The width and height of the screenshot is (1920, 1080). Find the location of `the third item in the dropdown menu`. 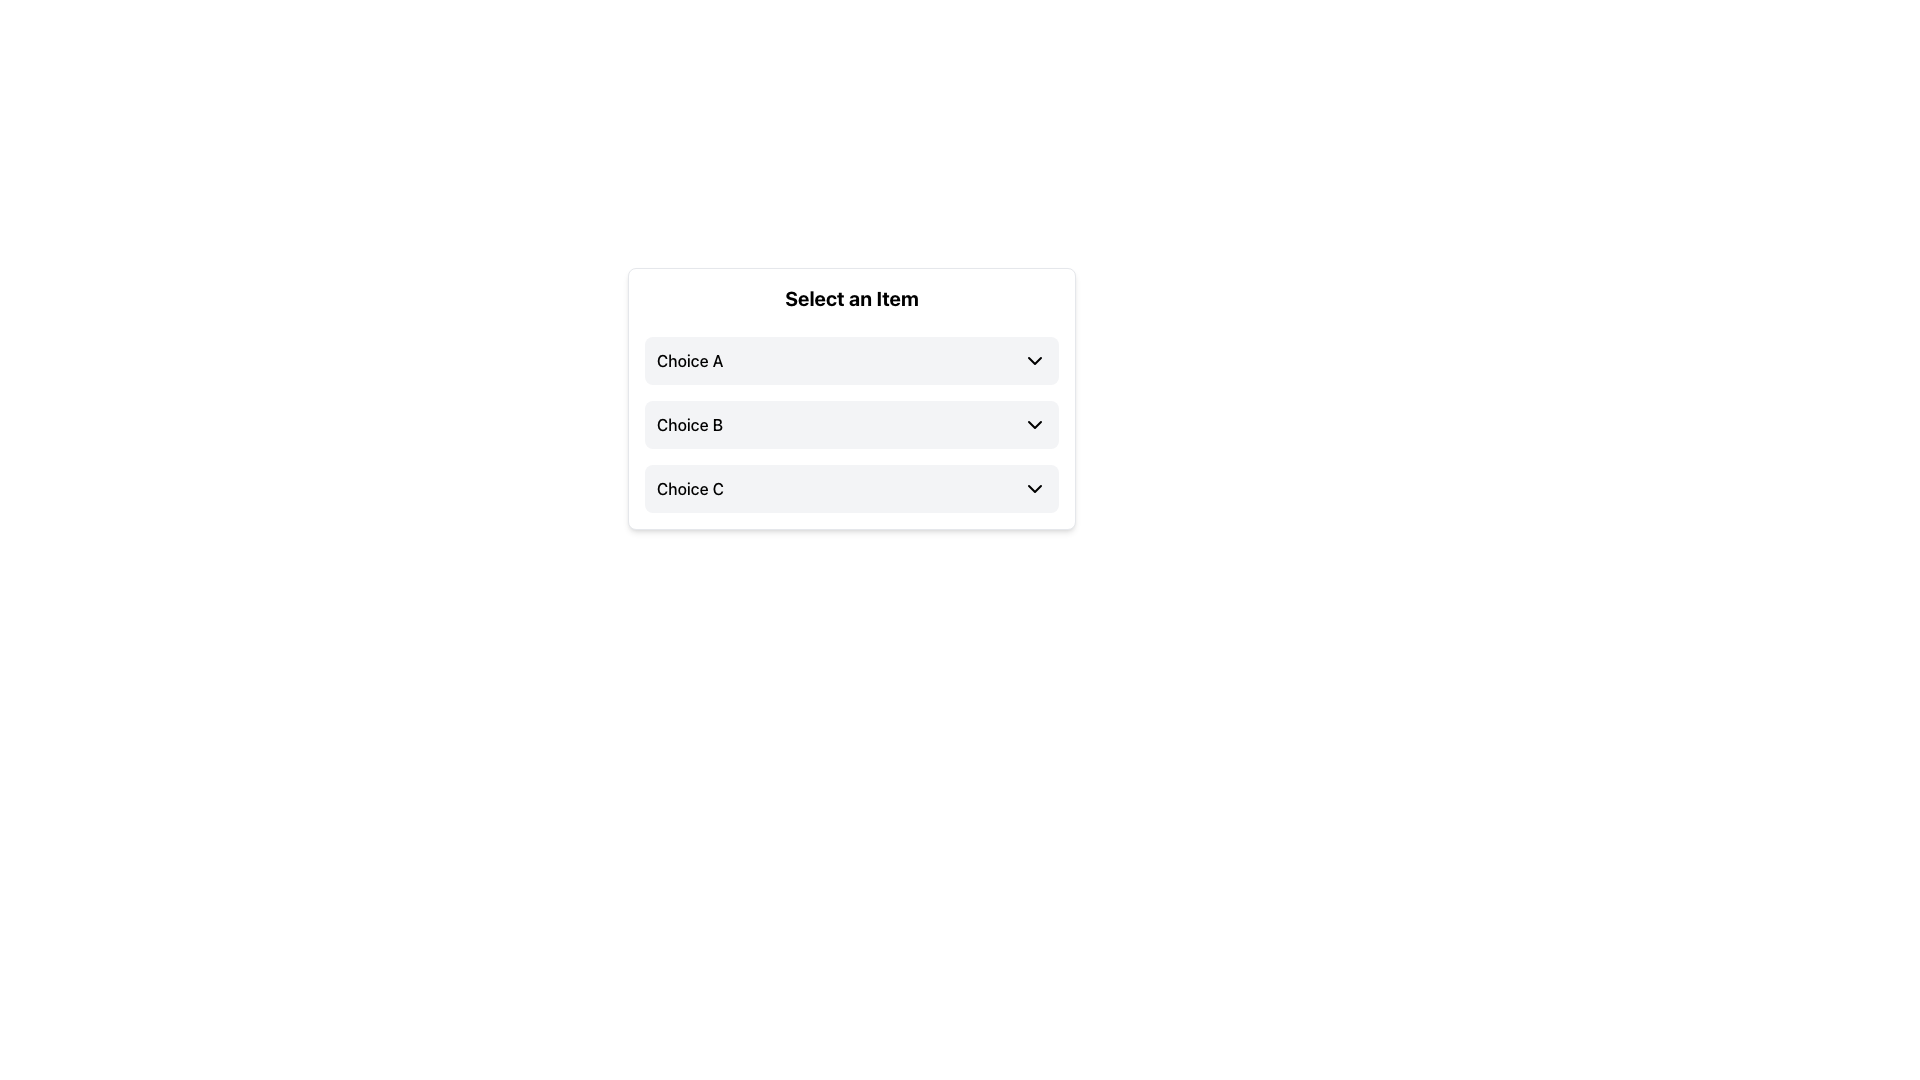

the third item in the dropdown menu is located at coordinates (851, 489).